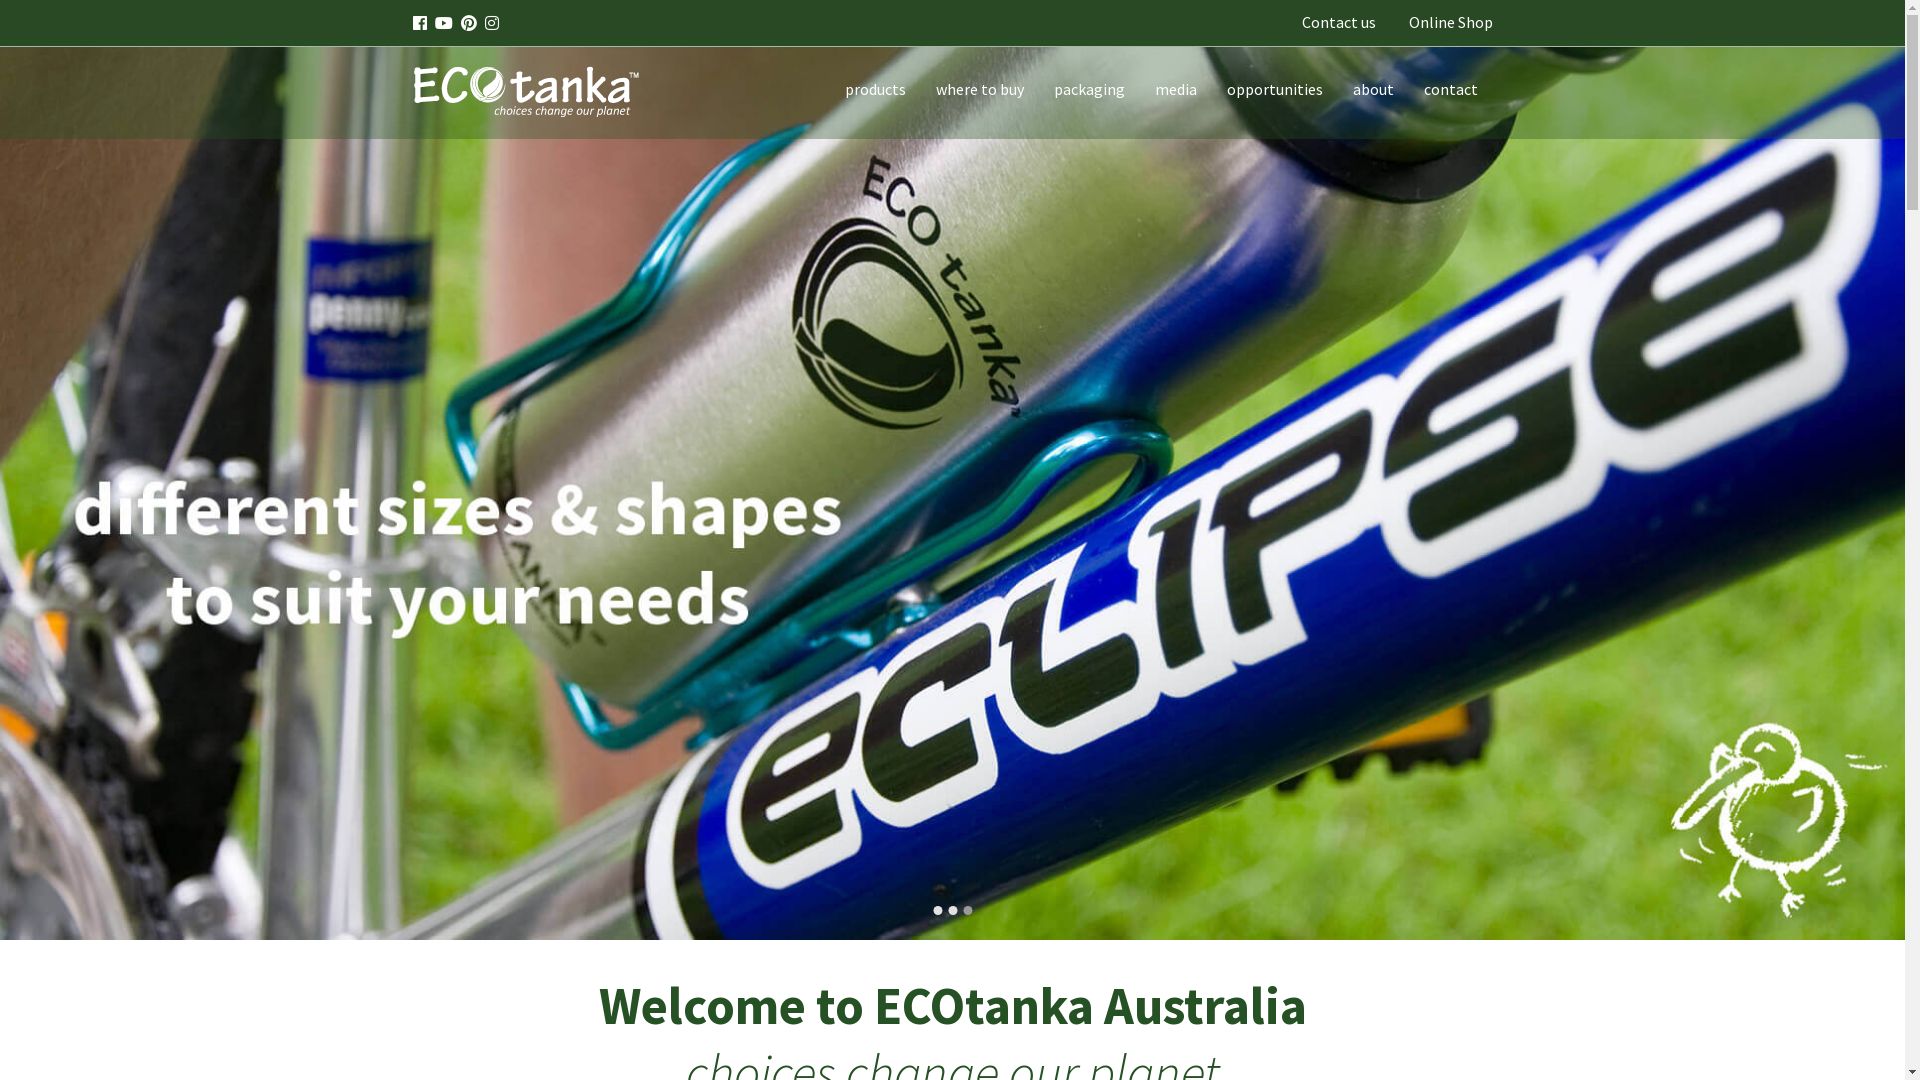 The image size is (1920, 1080). What do you see at coordinates (875, 87) in the screenshot?
I see `'products'` at bounding box center [875, 87].